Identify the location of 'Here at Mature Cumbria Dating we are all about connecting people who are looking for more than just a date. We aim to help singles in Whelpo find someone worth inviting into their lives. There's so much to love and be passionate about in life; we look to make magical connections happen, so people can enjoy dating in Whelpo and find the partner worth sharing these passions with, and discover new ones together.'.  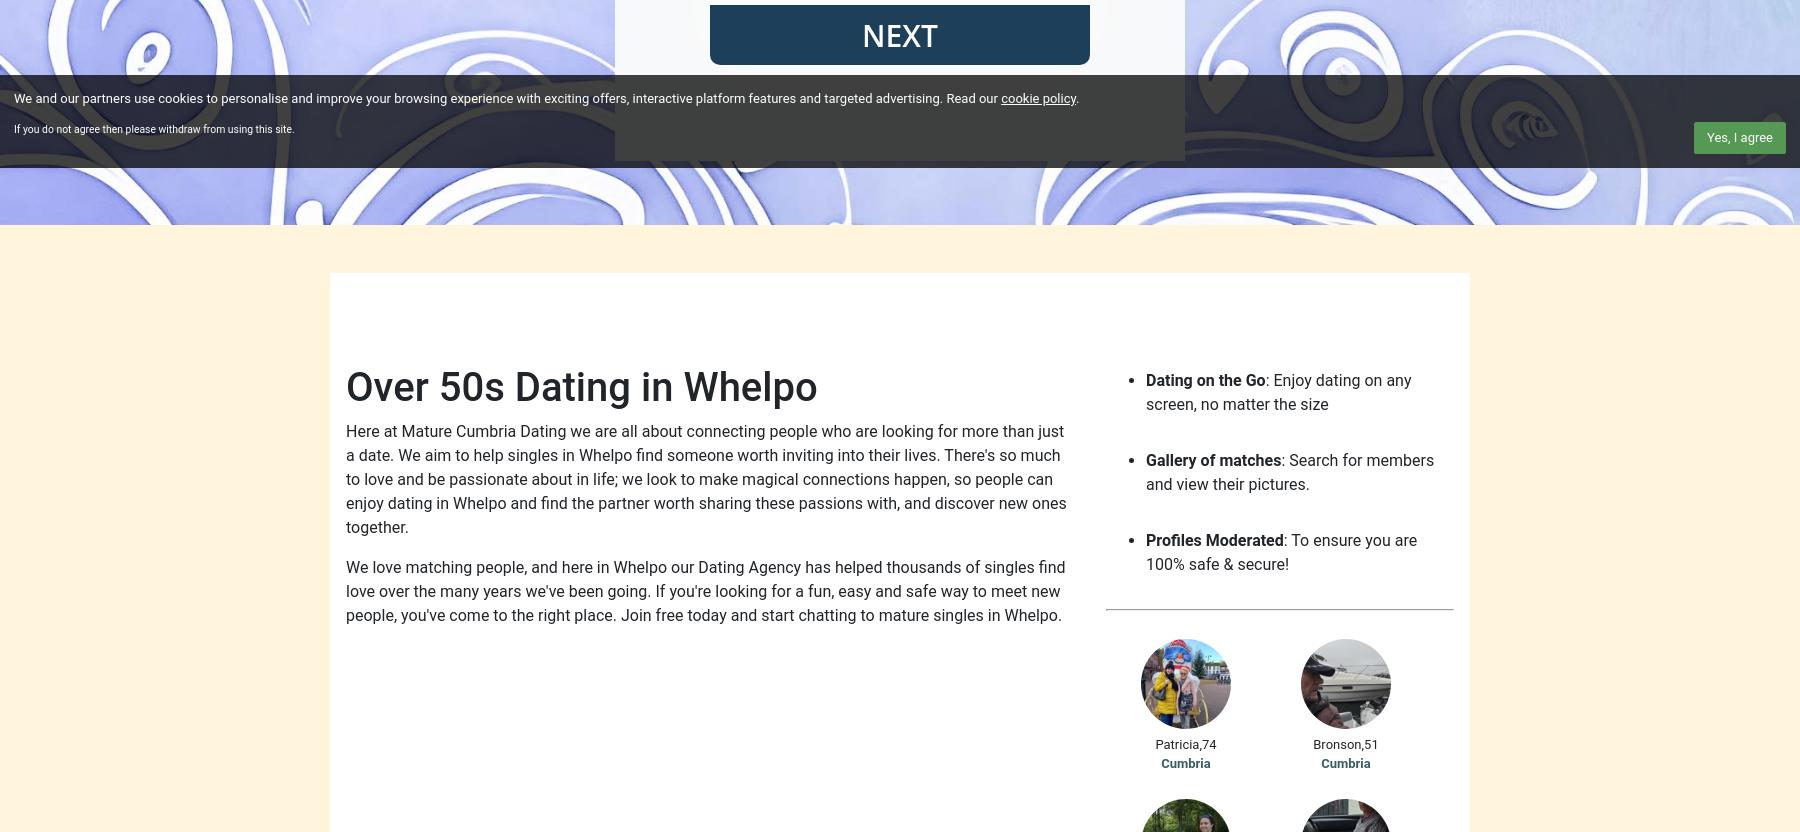
(345, 478).